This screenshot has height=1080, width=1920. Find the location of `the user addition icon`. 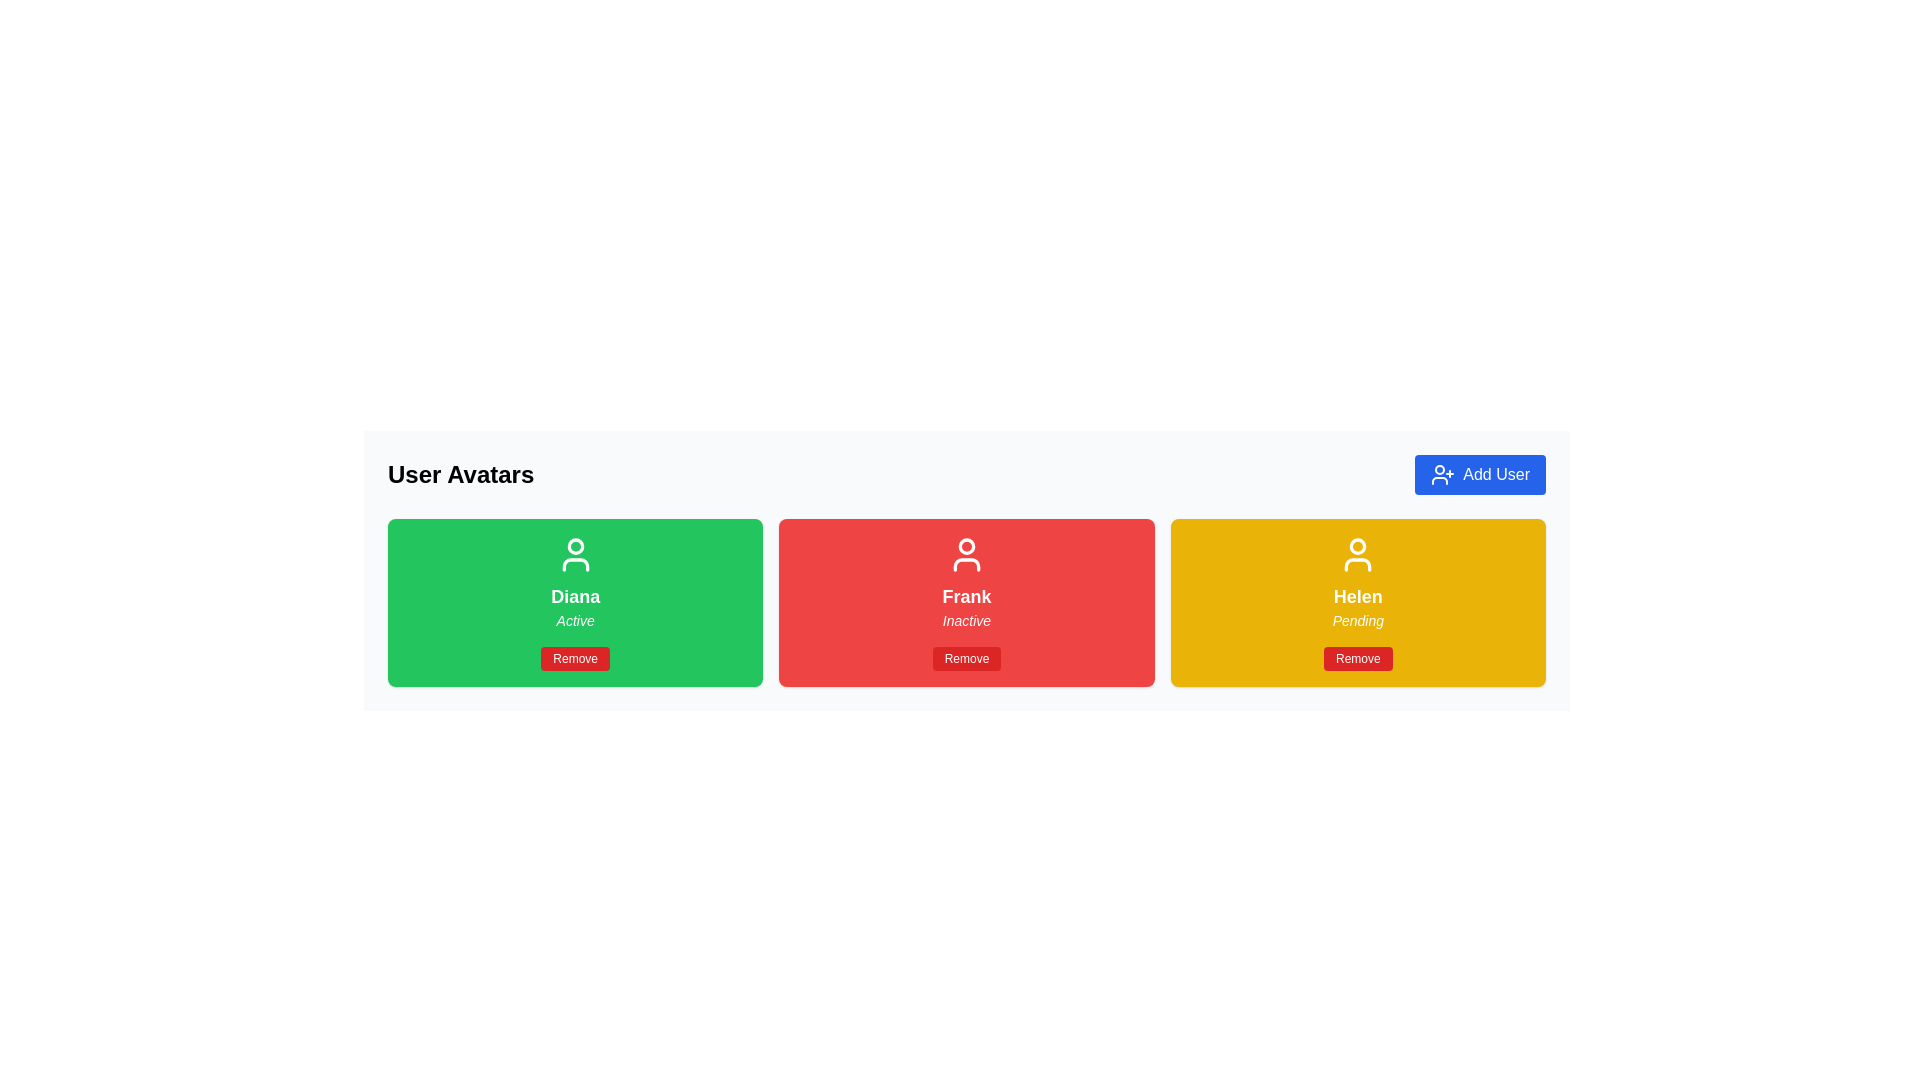

the user addition icon is located at coordinates (1443, 474).